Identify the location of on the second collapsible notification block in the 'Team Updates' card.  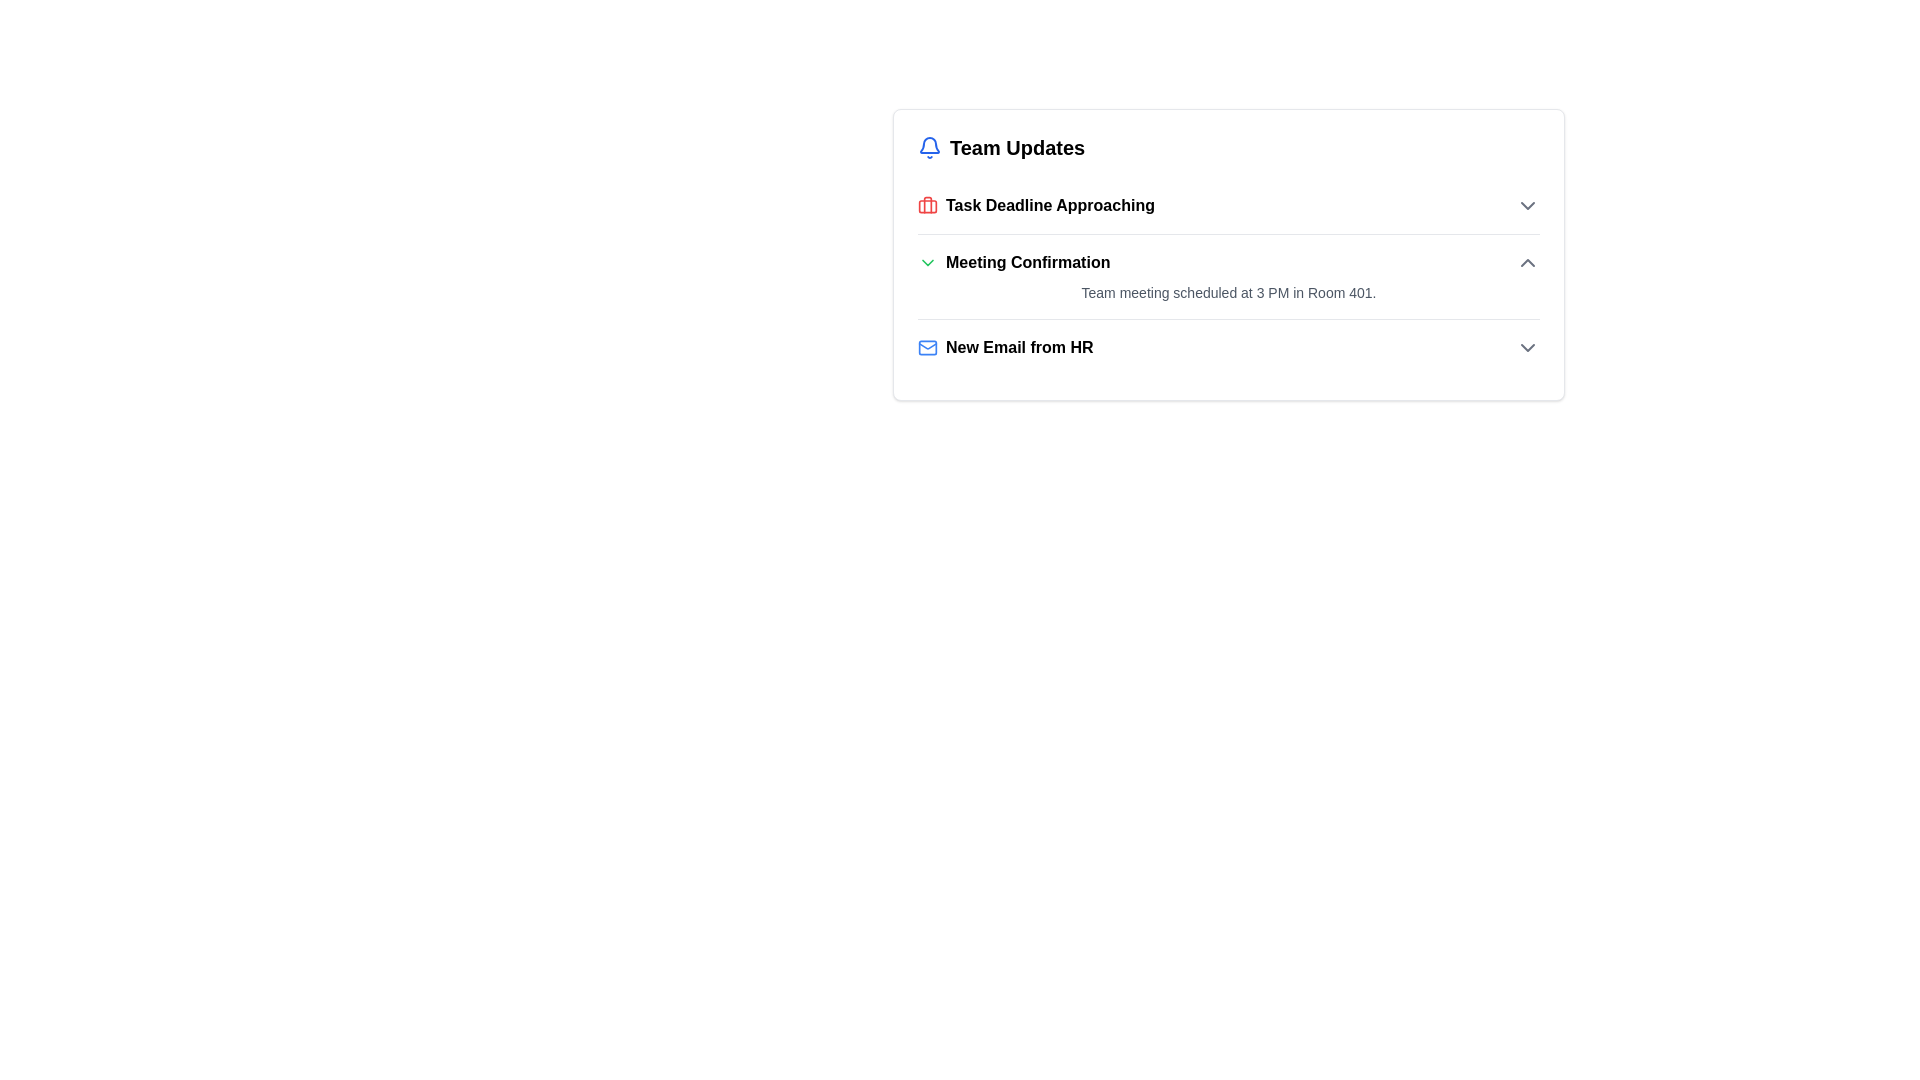
(1227, 277).